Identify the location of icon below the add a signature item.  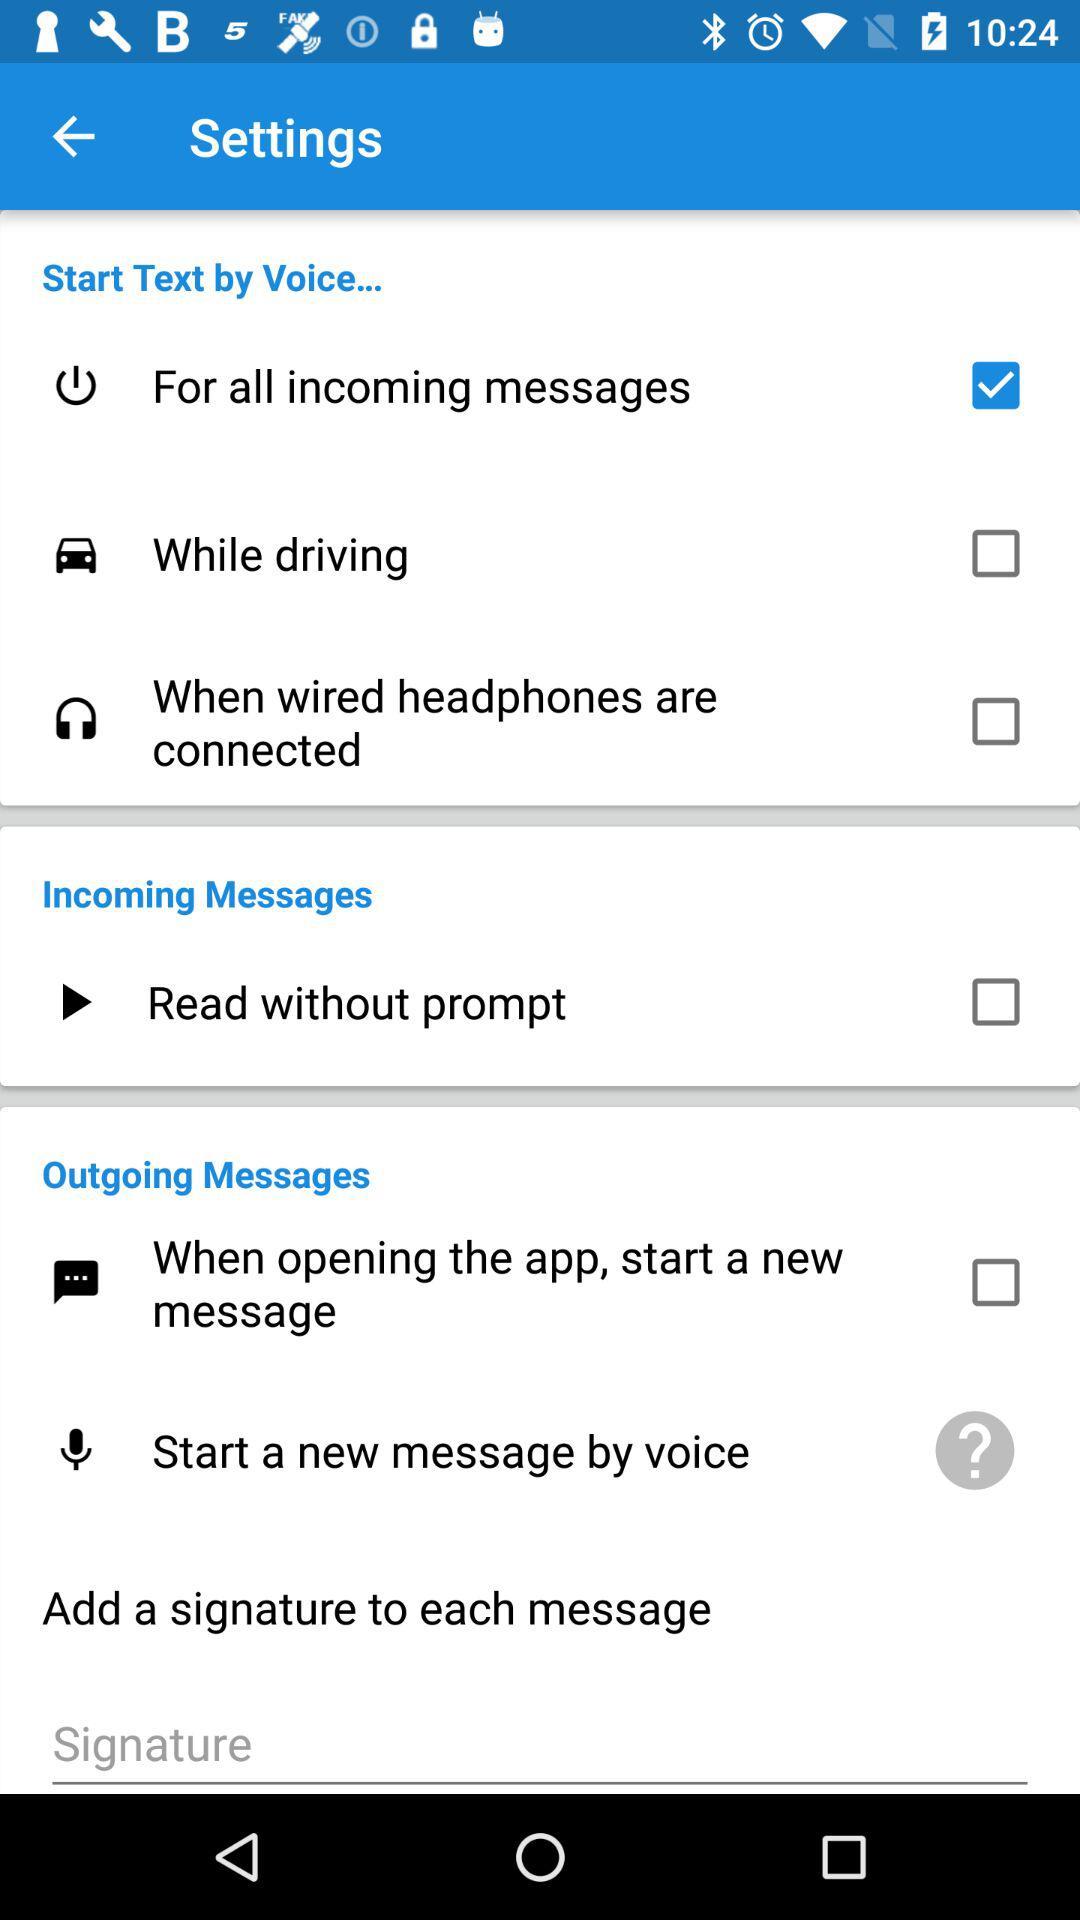
(540, 1739).